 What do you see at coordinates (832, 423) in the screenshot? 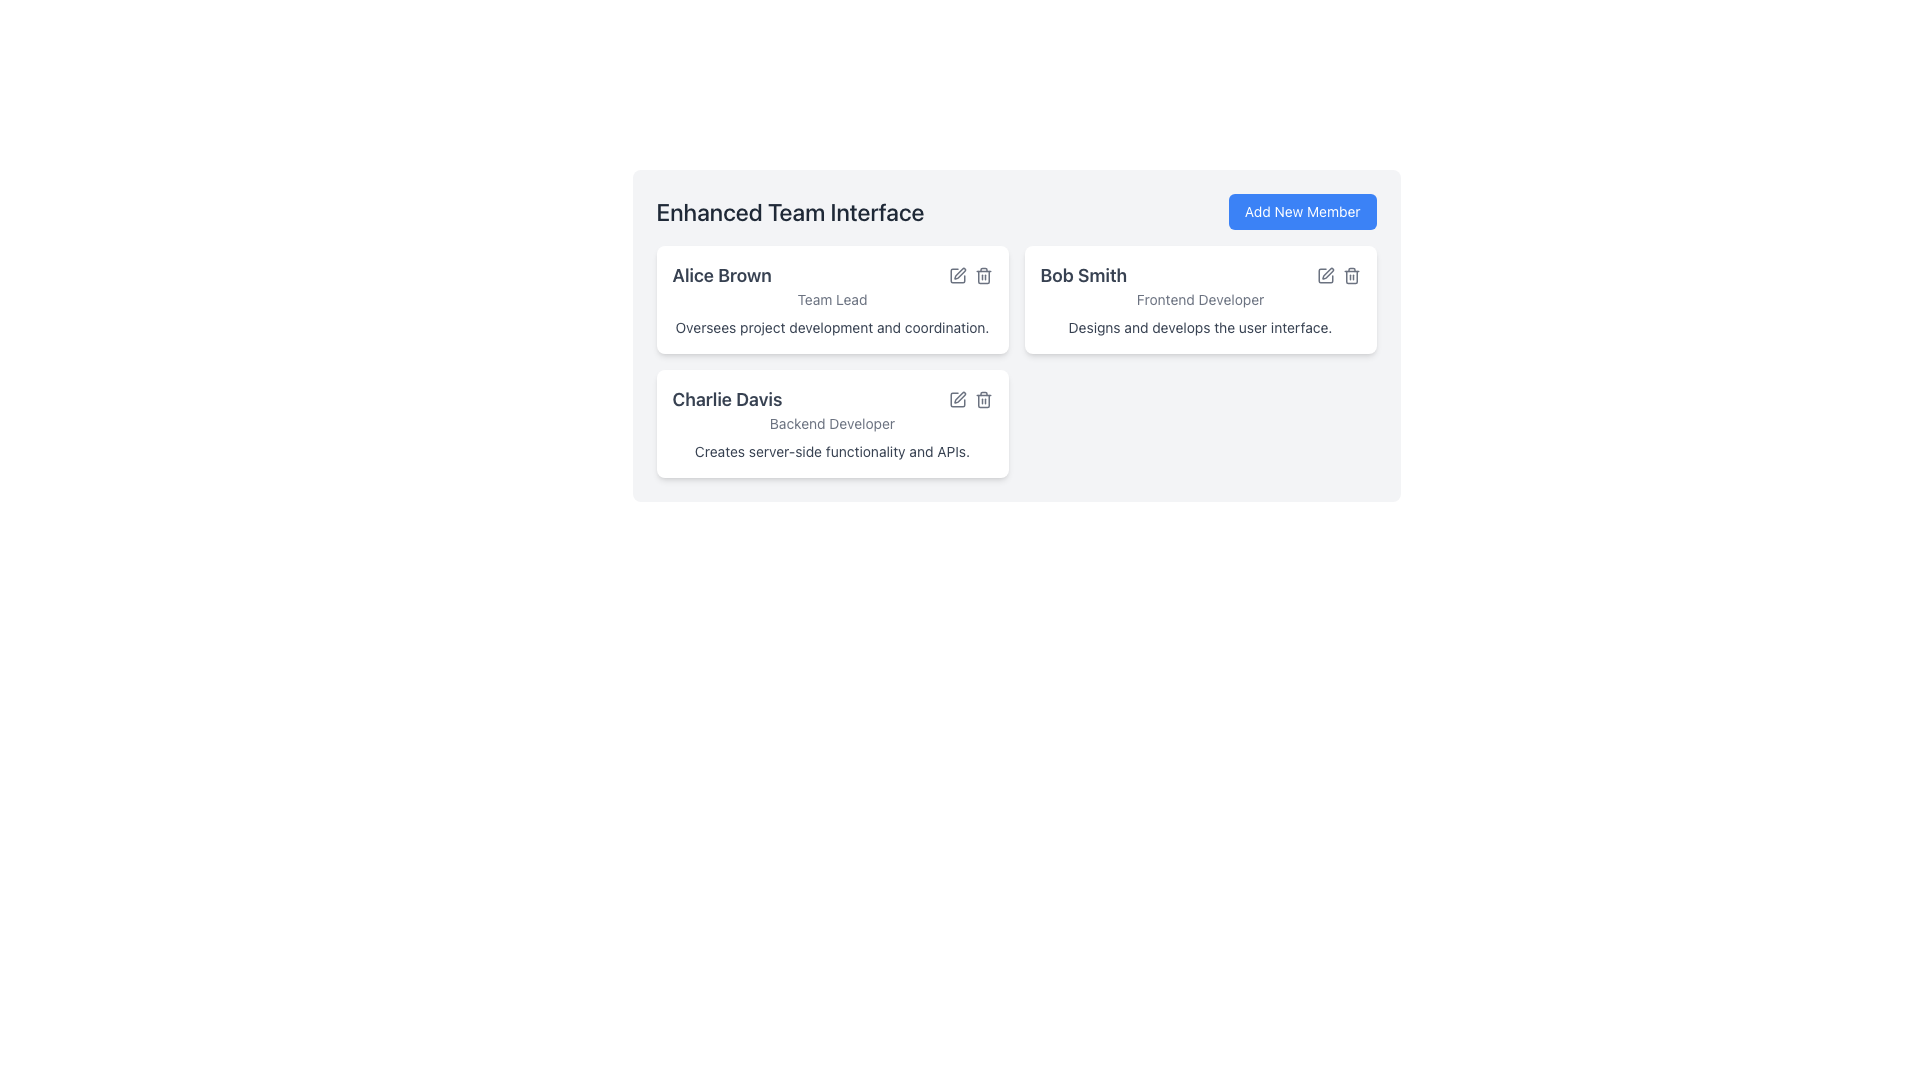
I see `the Static Text Label indicating the job title of user 'Charlie Davis', which is positioned in the middle section of the user card, between the larger text and the description` at bounding box center [832, 423].